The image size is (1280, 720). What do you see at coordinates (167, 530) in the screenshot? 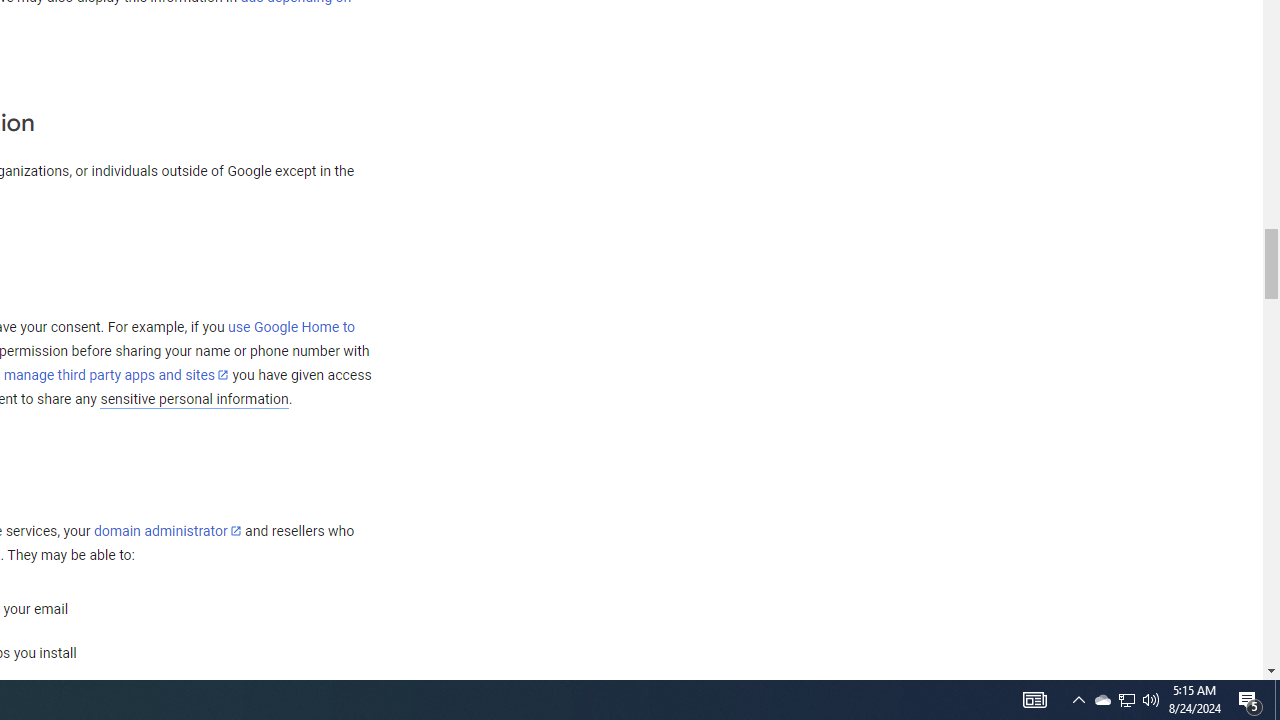
I see `'domain administrator'` at bounding box center [167, 530].